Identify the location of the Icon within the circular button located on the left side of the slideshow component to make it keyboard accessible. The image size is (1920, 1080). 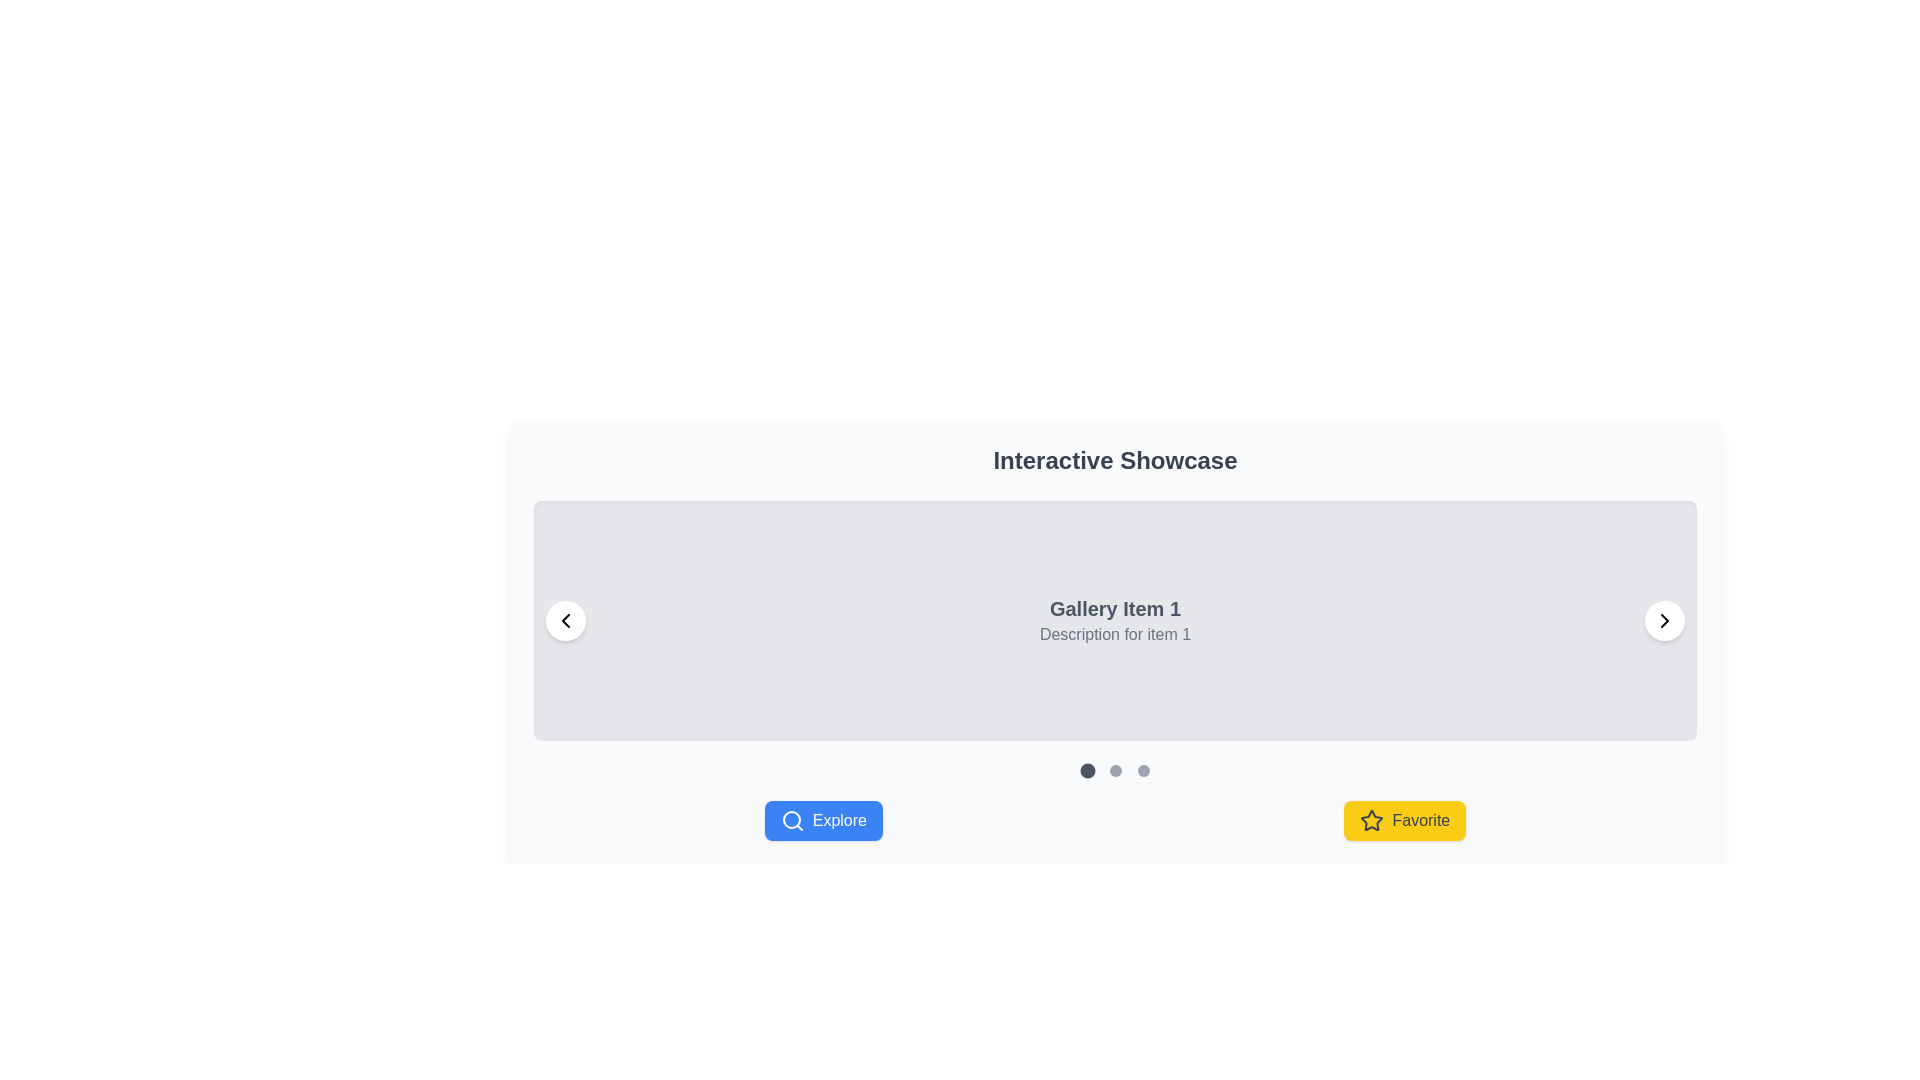
(565, 620).